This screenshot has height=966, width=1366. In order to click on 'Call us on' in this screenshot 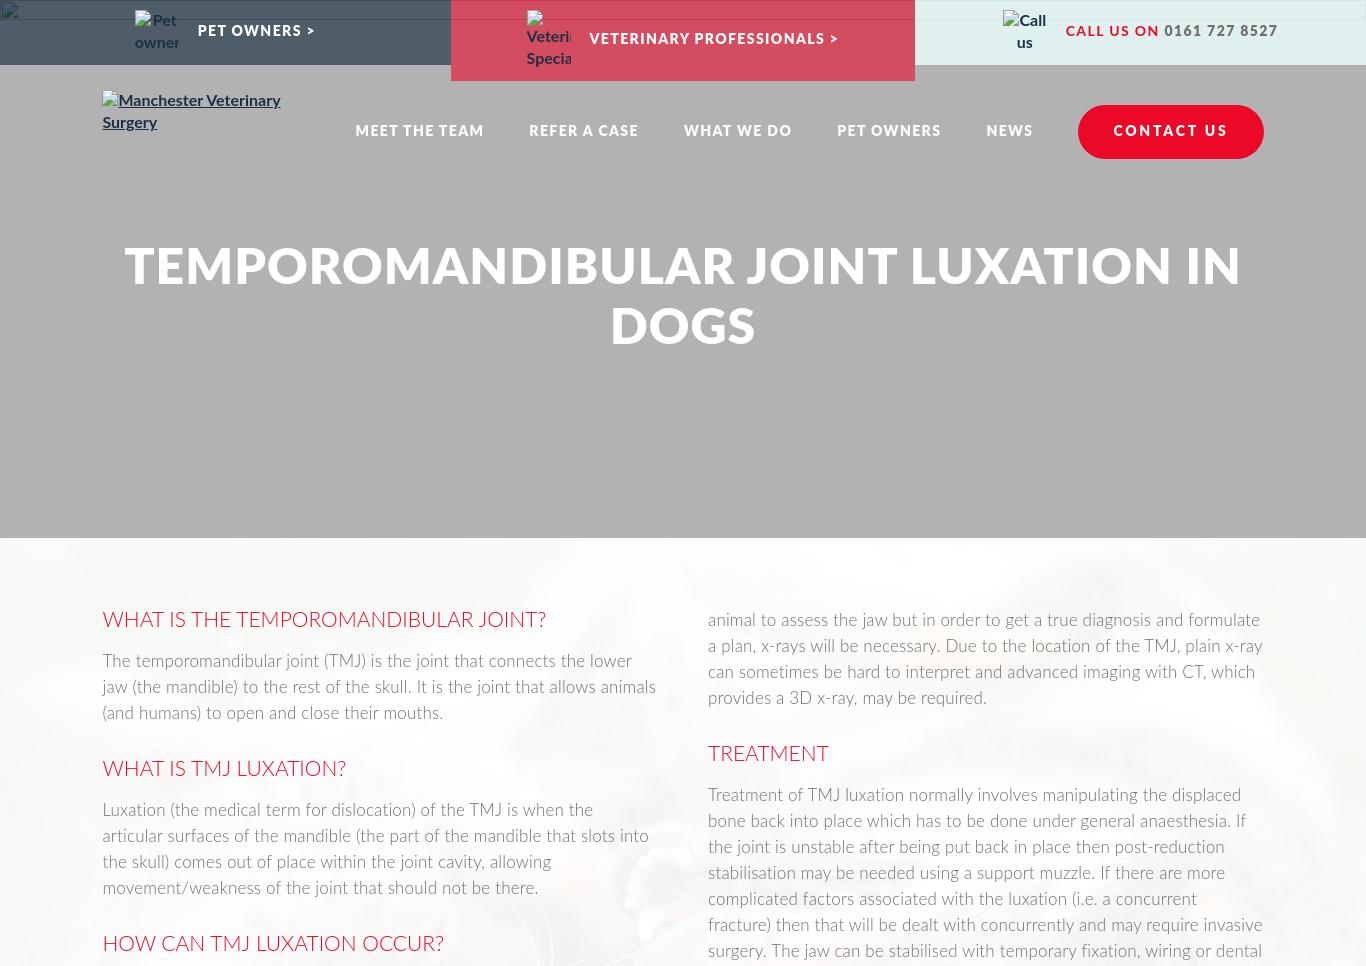, I will do `click(1111, 30)`.